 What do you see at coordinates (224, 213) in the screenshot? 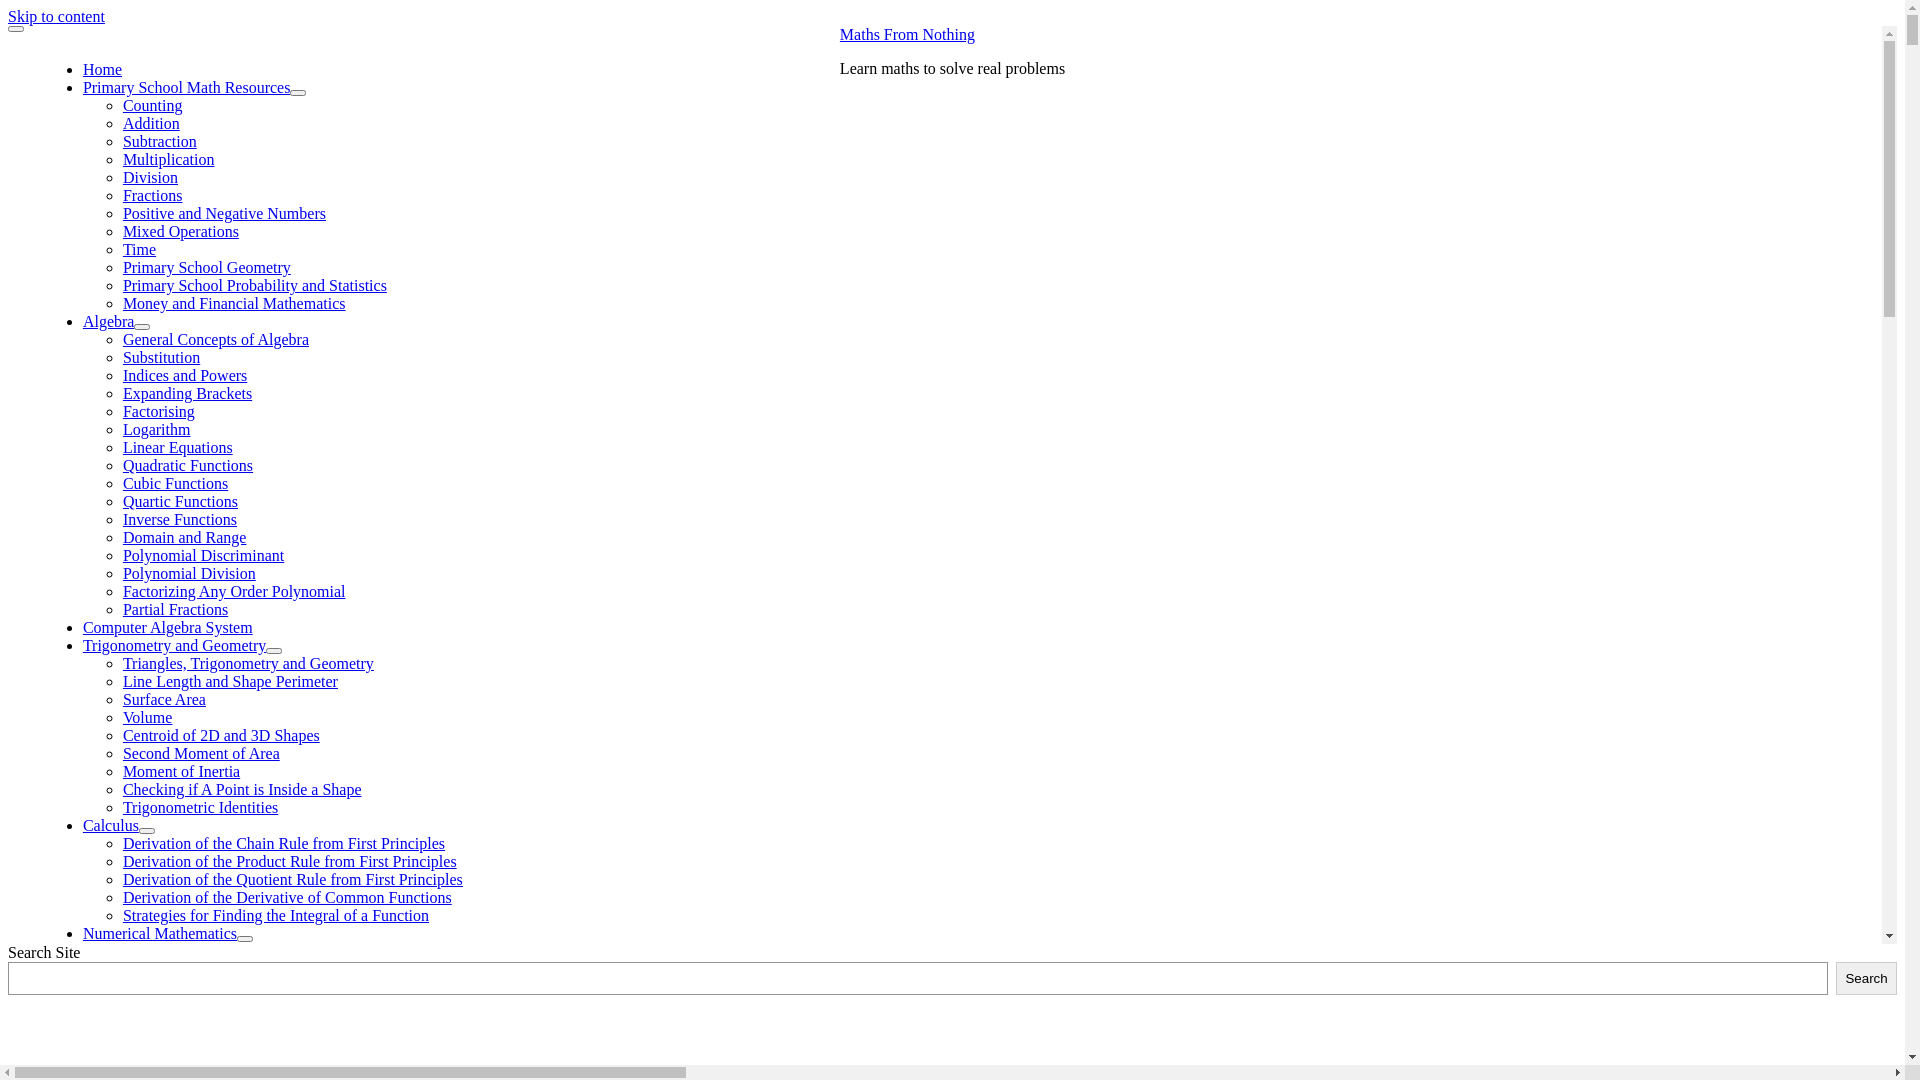
I see `'Positive and Negative Numbers'` at bounding box center [224, 213].